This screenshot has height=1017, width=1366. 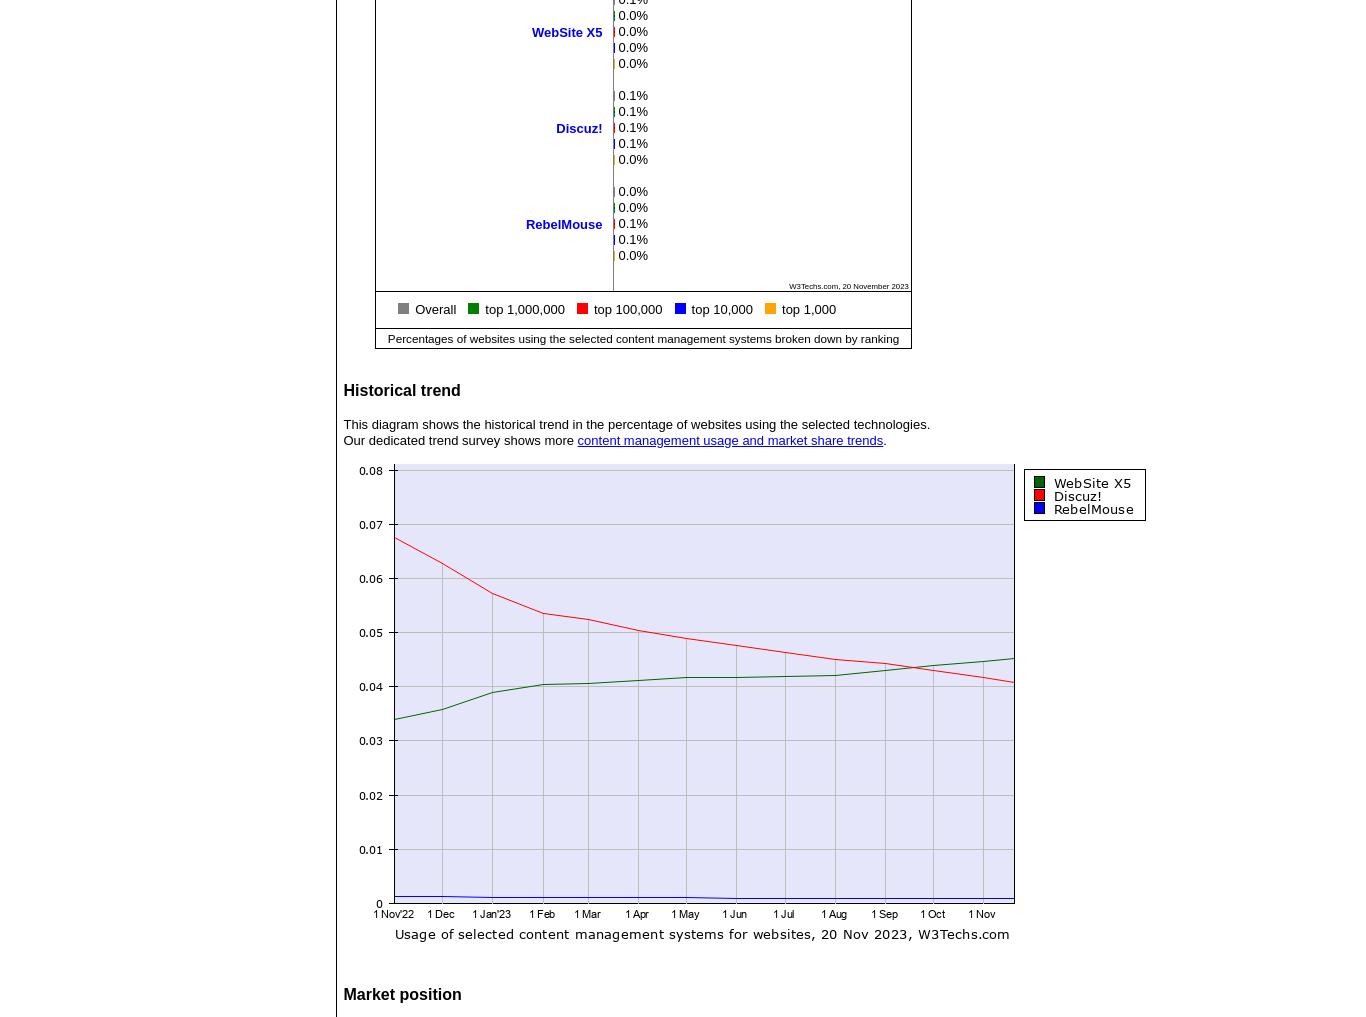 What do you see at coordinates (566, 30) in the screenshot?
I see `'WebSite X5'` at bounding box center [566, 30].